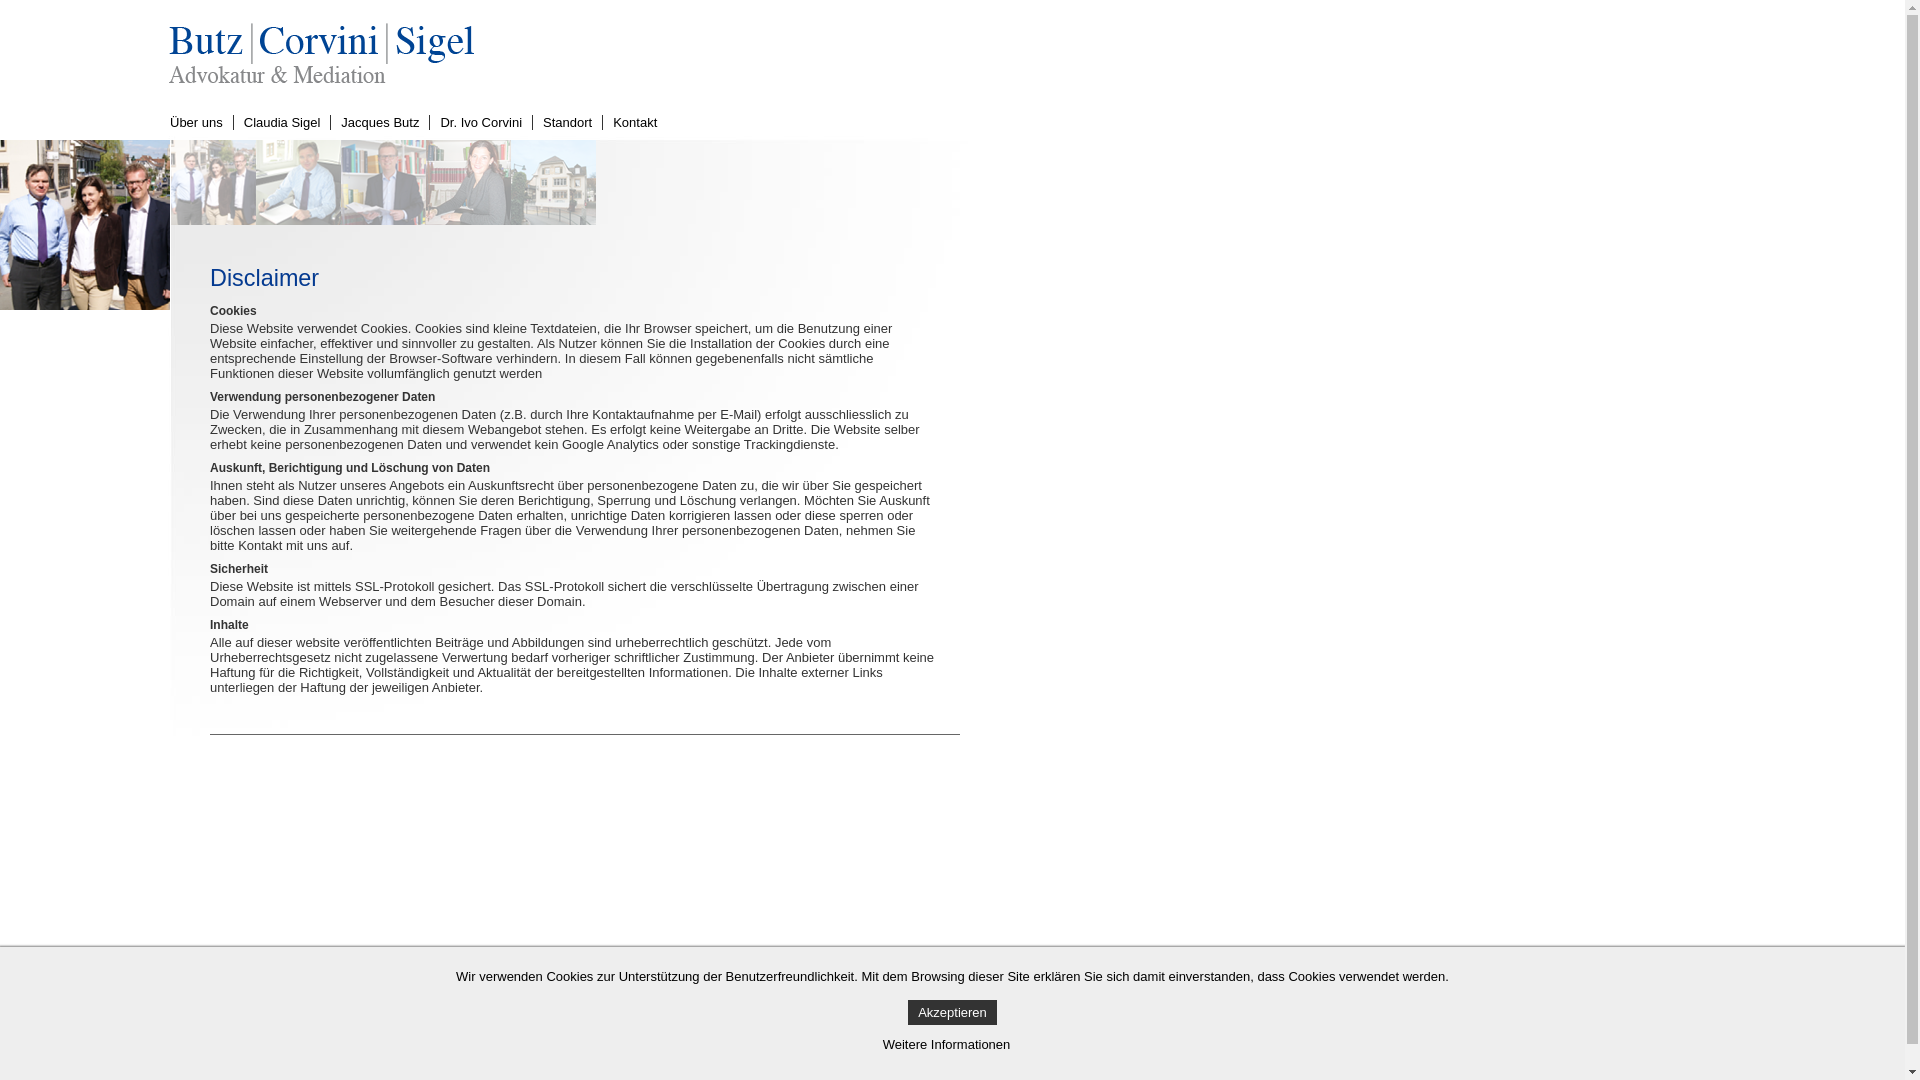 This screenshot has height=1080, width=1920. What do you see at coordinates (481, 122) in the screenshot?
I see `'Dr. Ivo Corvini'` at bounding box center [481, 122].